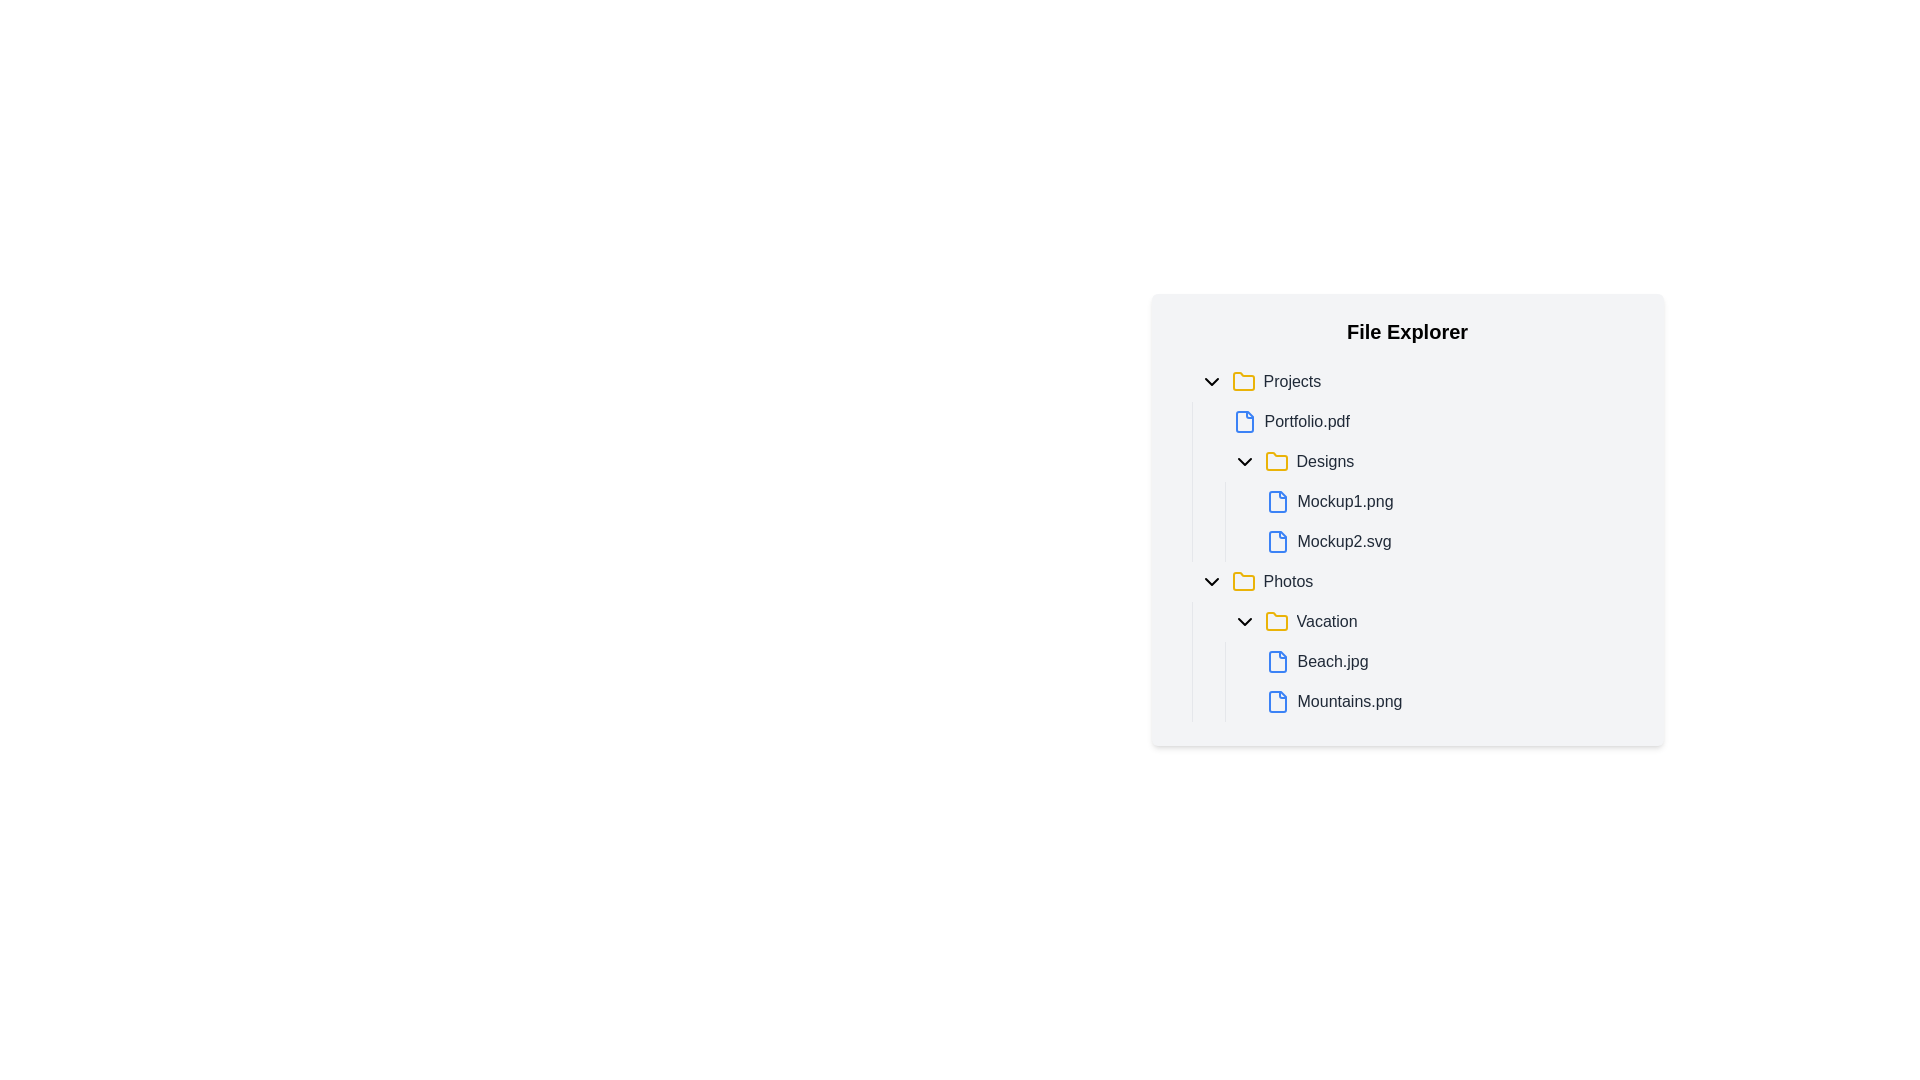  I want to click on the 'Mockup1.png' file entry in the Designs folder, so click(1430, 520).